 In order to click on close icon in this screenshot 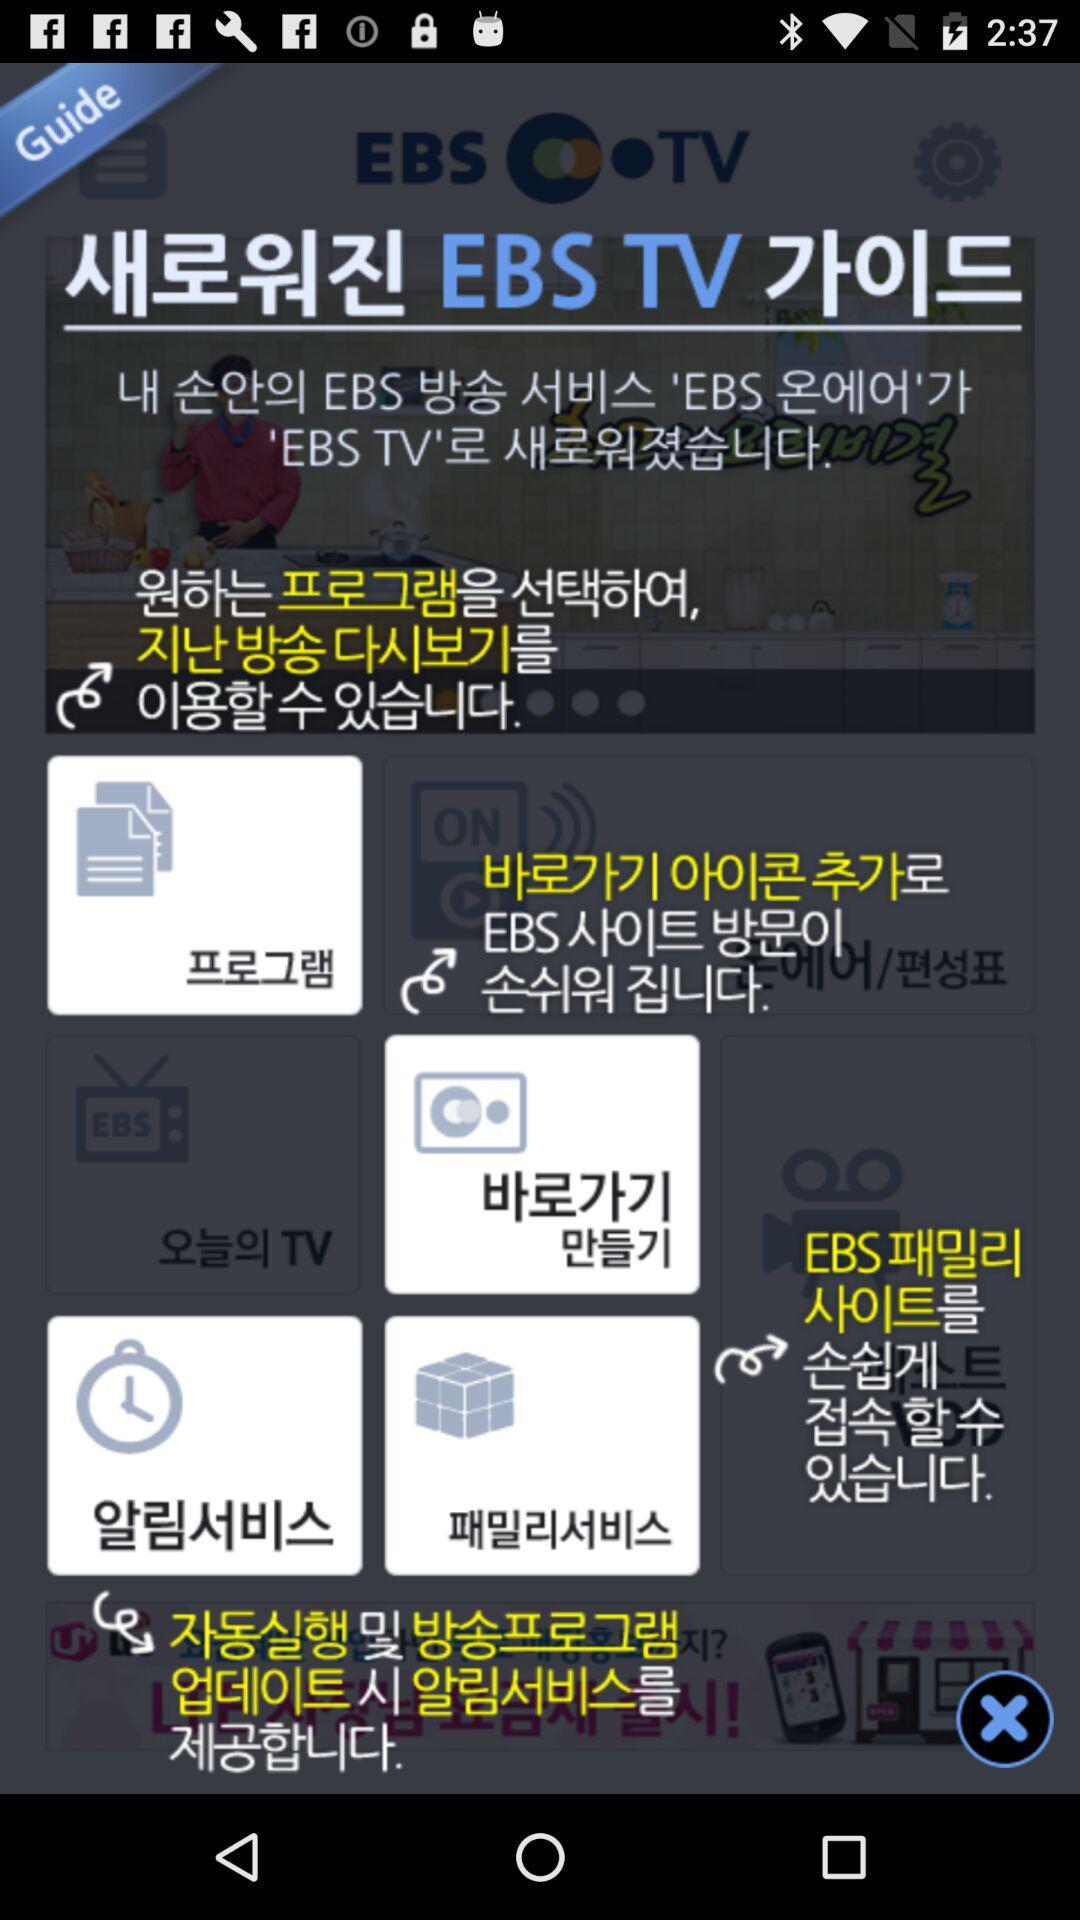, I will do `click(1005, 1717)`.